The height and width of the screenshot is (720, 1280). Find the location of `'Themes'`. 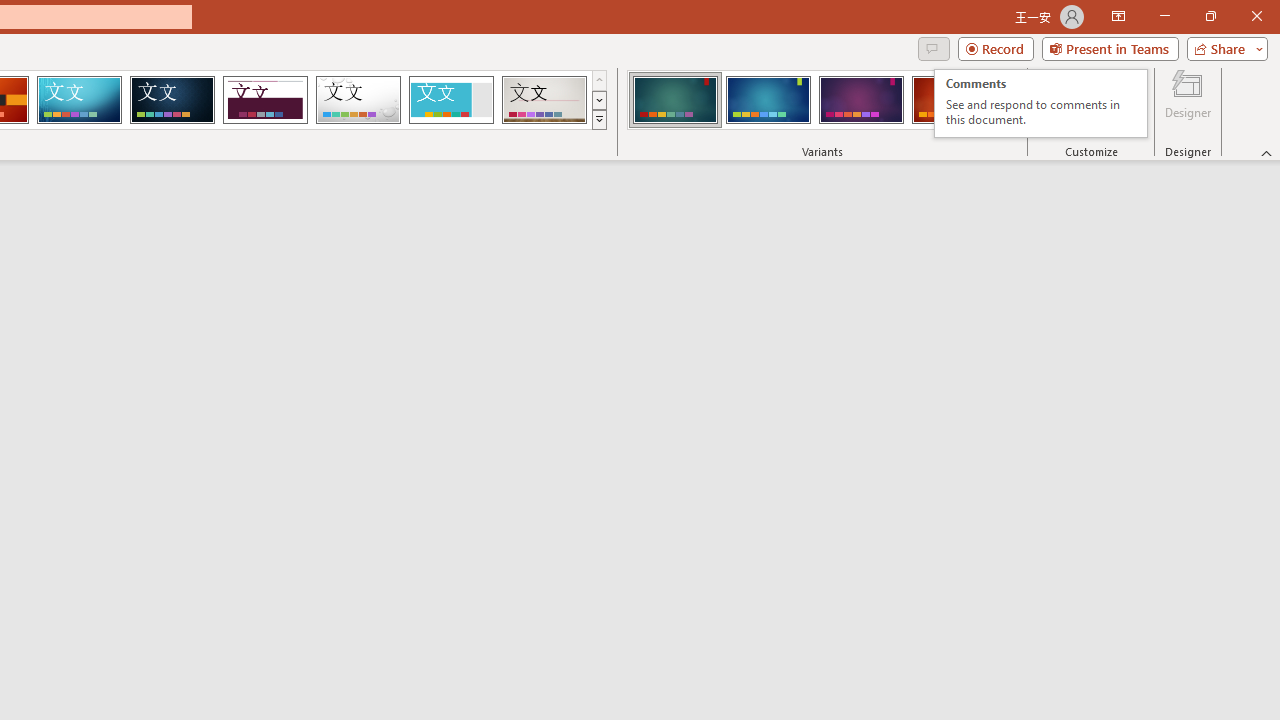

'Themes' is located at coordinates (598, 120).